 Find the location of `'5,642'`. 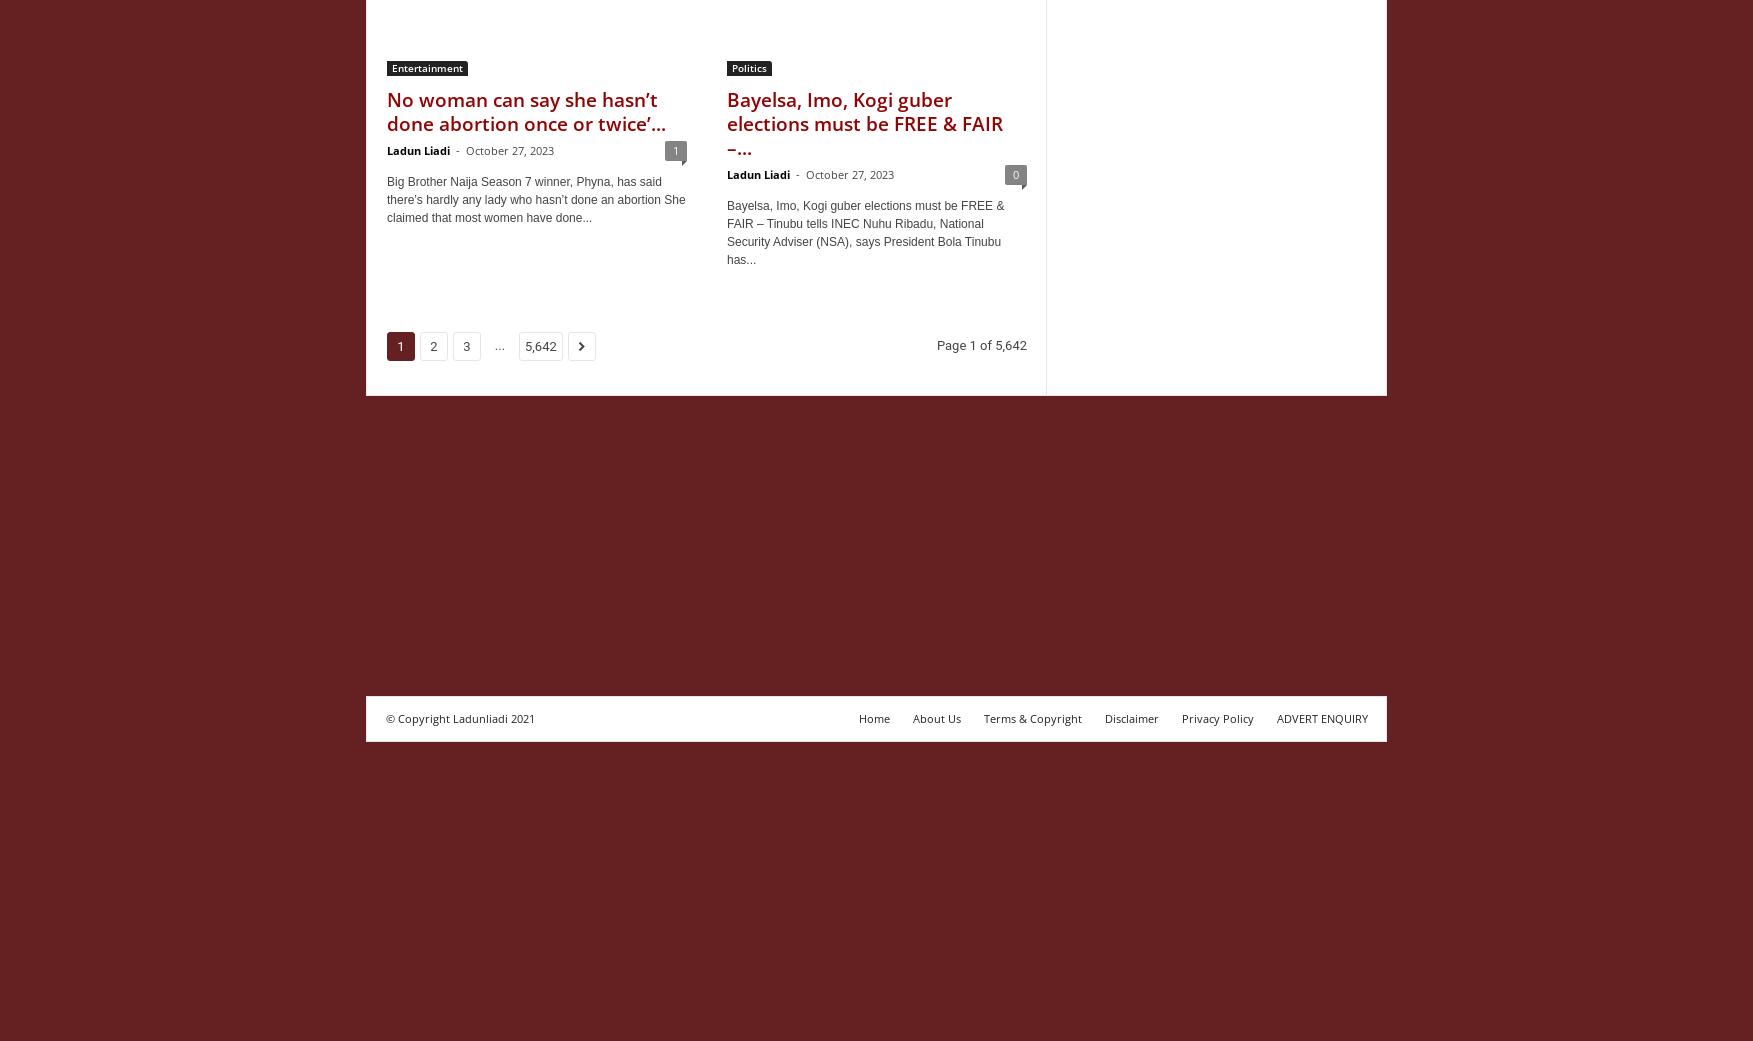

'5,642' is located at coordinates (540, 346).